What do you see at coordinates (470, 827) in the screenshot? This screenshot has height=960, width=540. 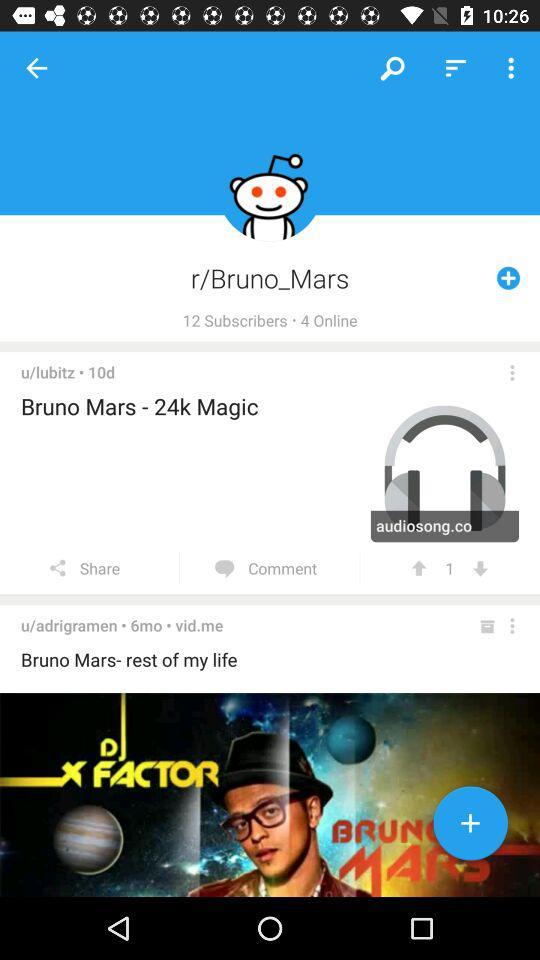 I see `the add icon` at bounding box center [470, 827].